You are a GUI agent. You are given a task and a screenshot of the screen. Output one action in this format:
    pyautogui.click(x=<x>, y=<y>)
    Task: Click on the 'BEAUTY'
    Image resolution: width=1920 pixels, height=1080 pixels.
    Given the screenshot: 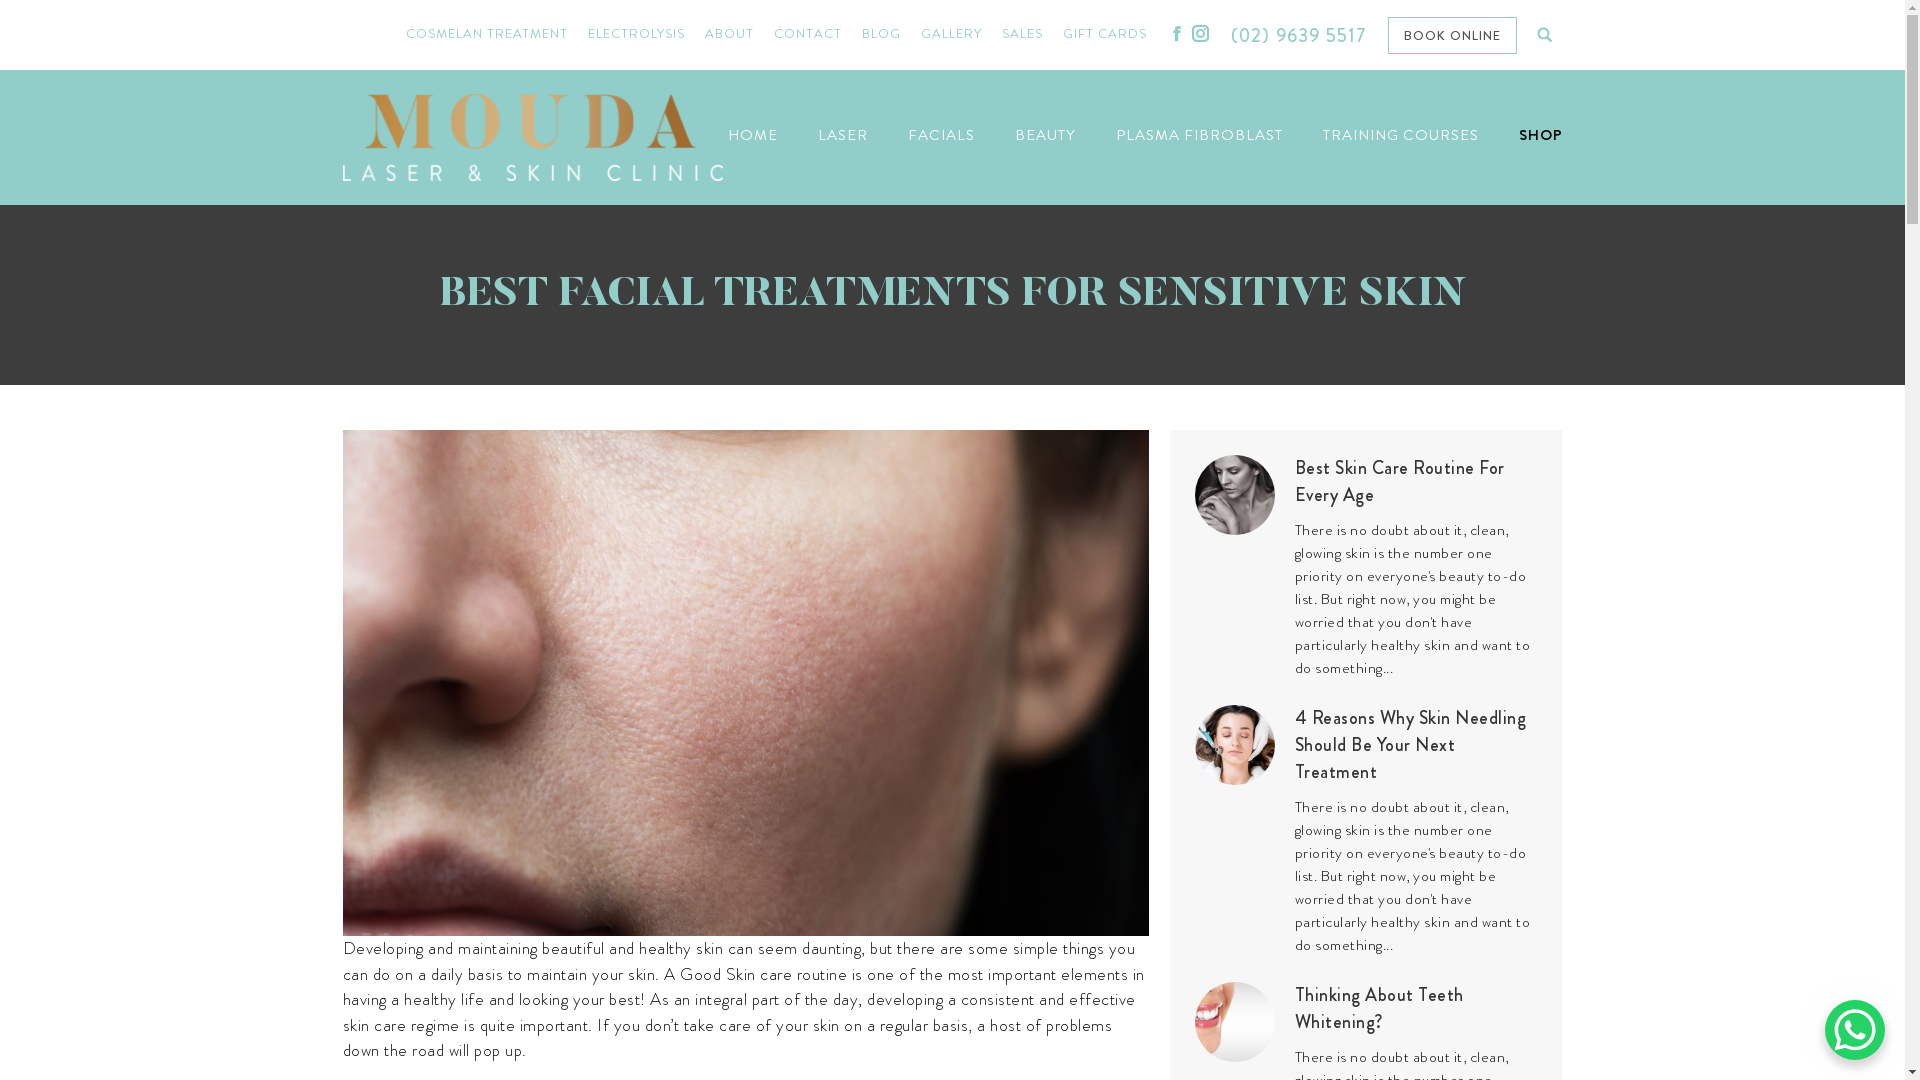 What is the action you would take?
    pyautogui.click(x=1043, y=135)
    